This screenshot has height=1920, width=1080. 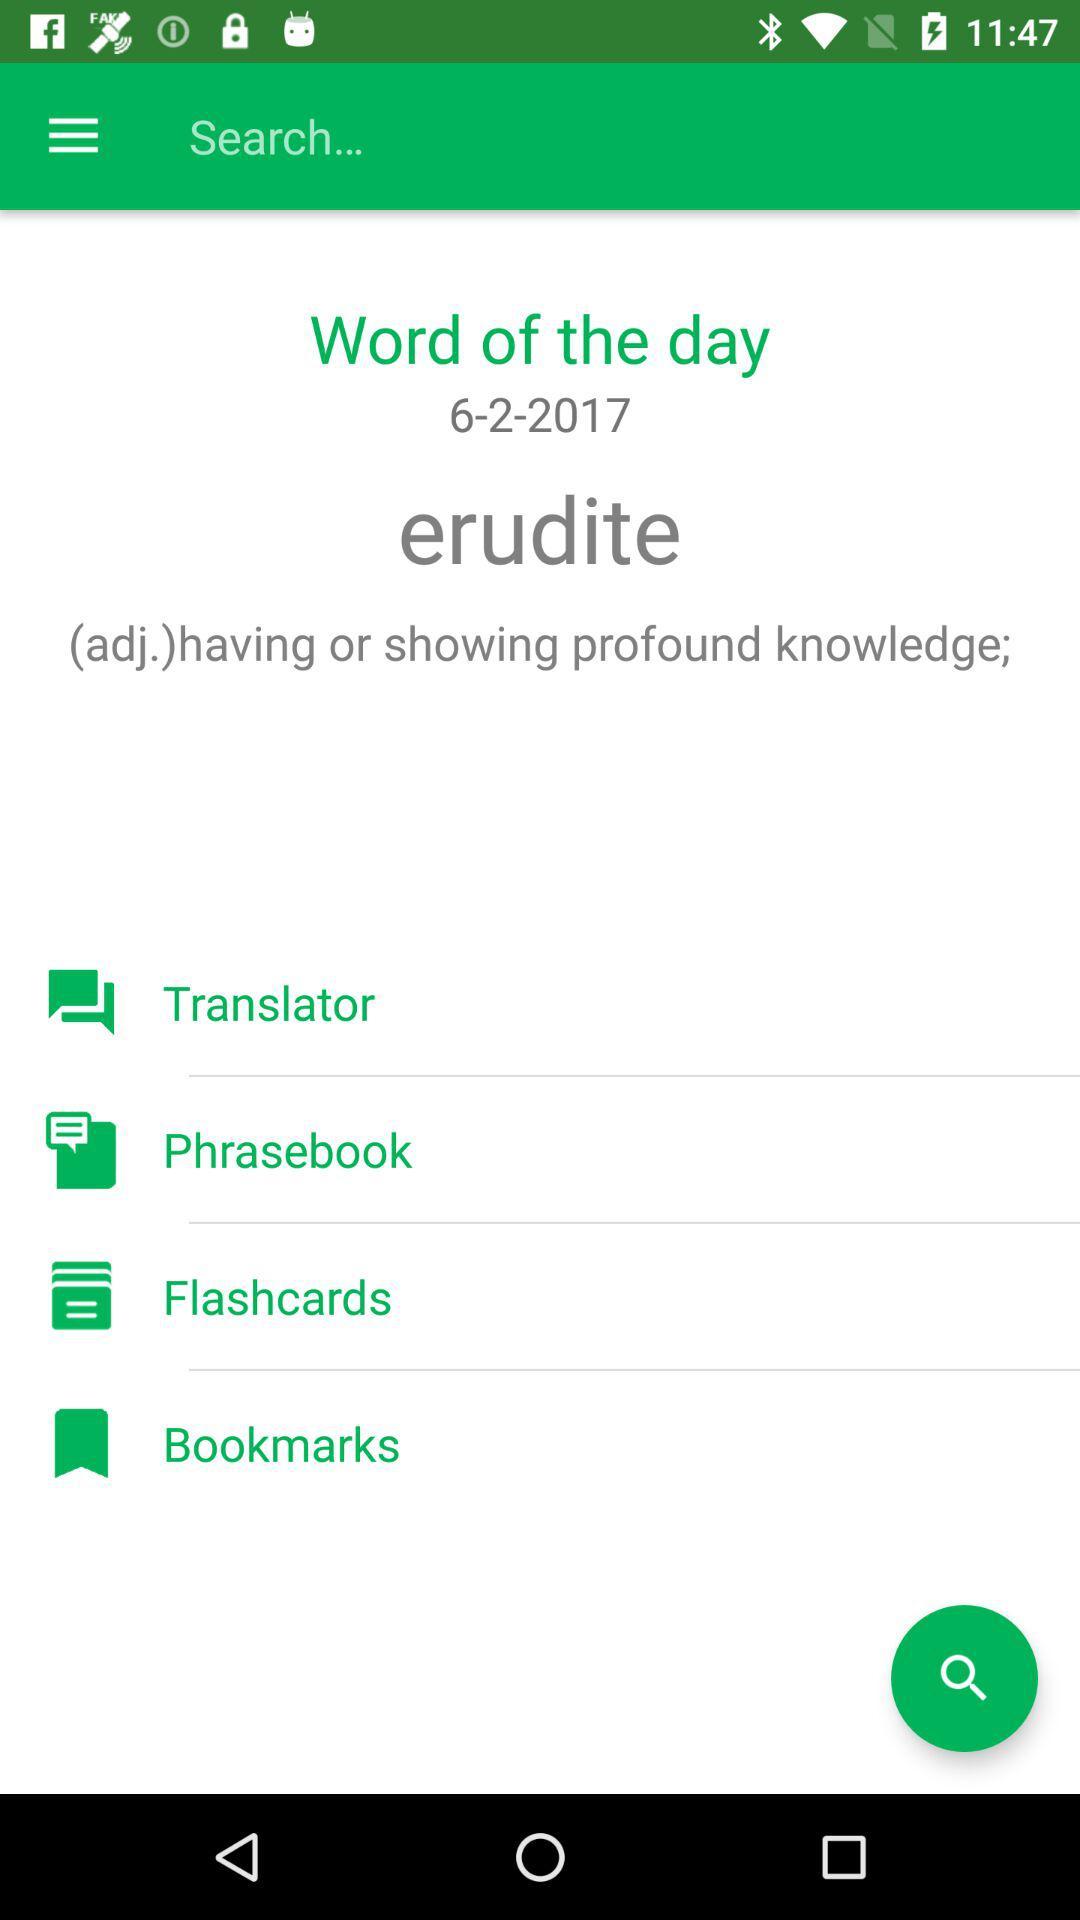 I want to click on the erudite, so click(x=538, y=528).